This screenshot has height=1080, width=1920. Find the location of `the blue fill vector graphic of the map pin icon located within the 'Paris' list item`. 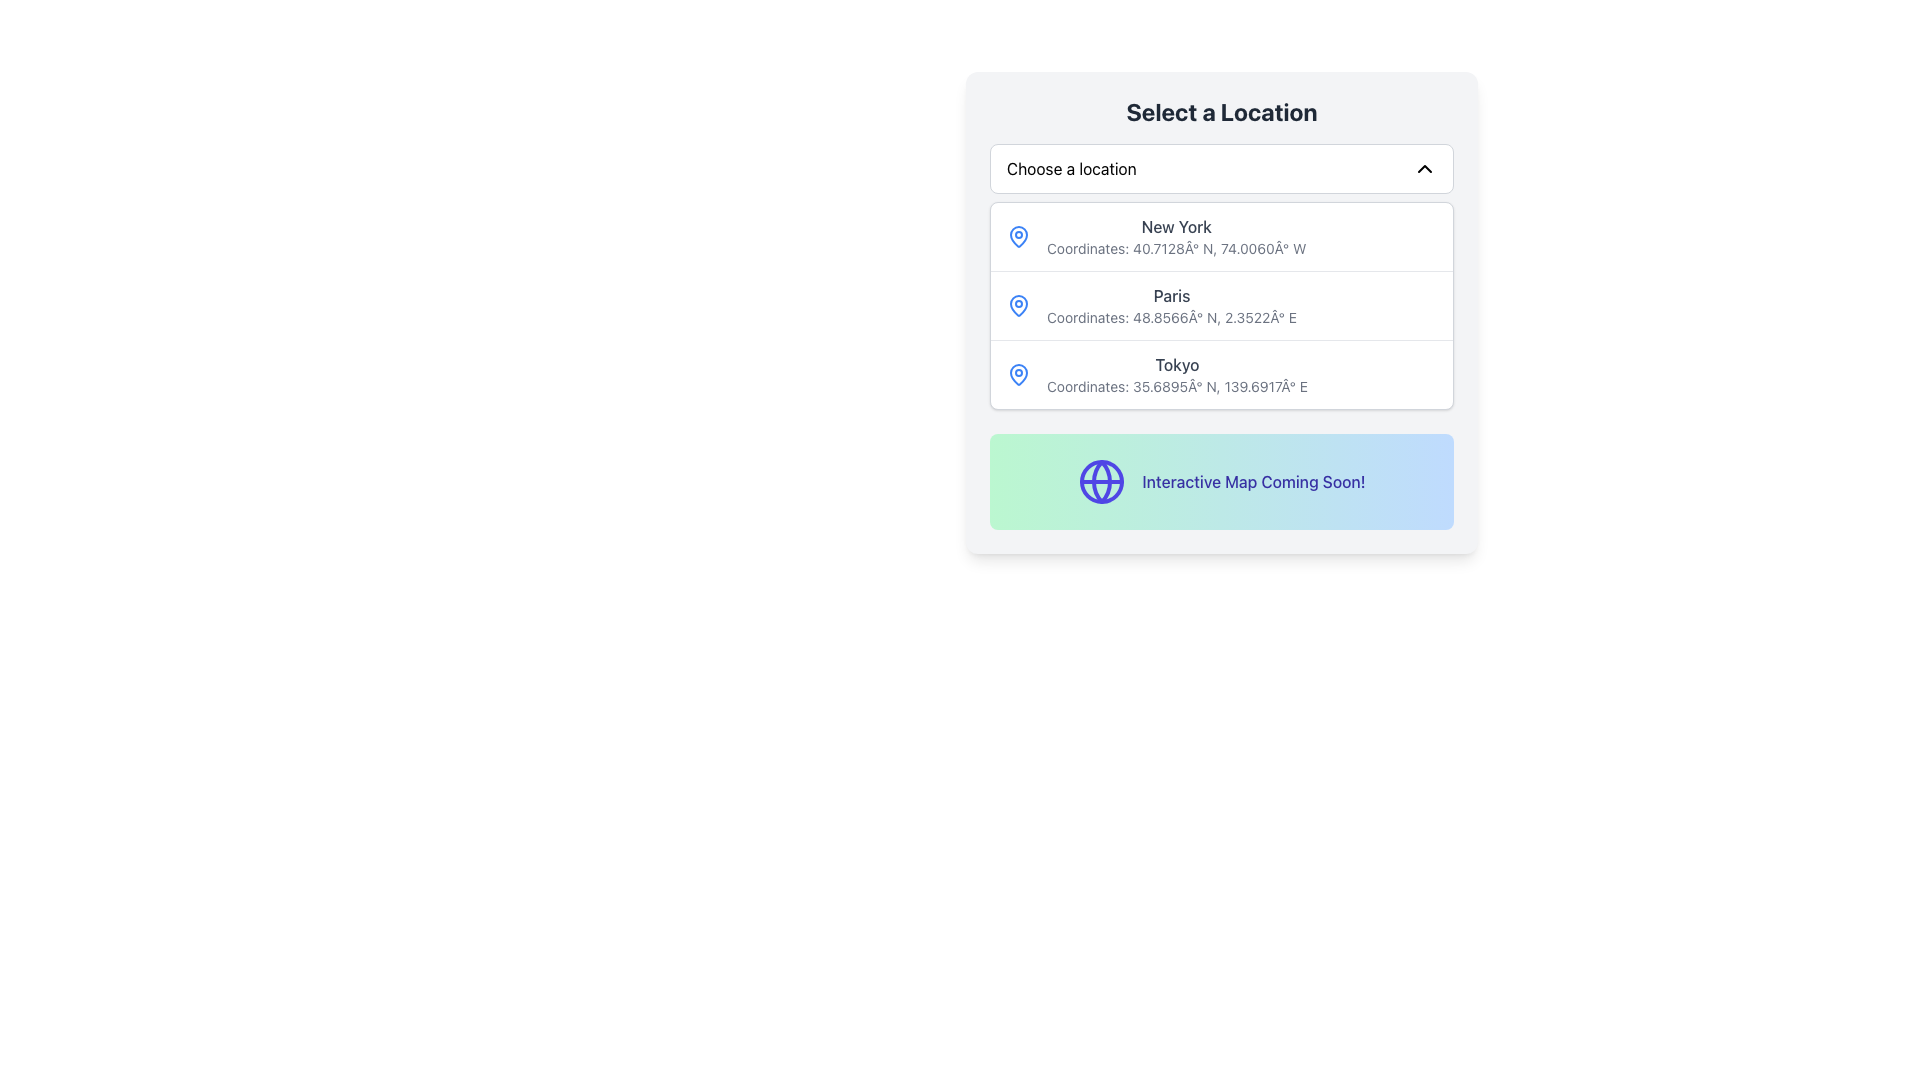

the blue fill vector graphic of the map pin icon located within the 'Paris' list item is located at coordinates (1018, 304).